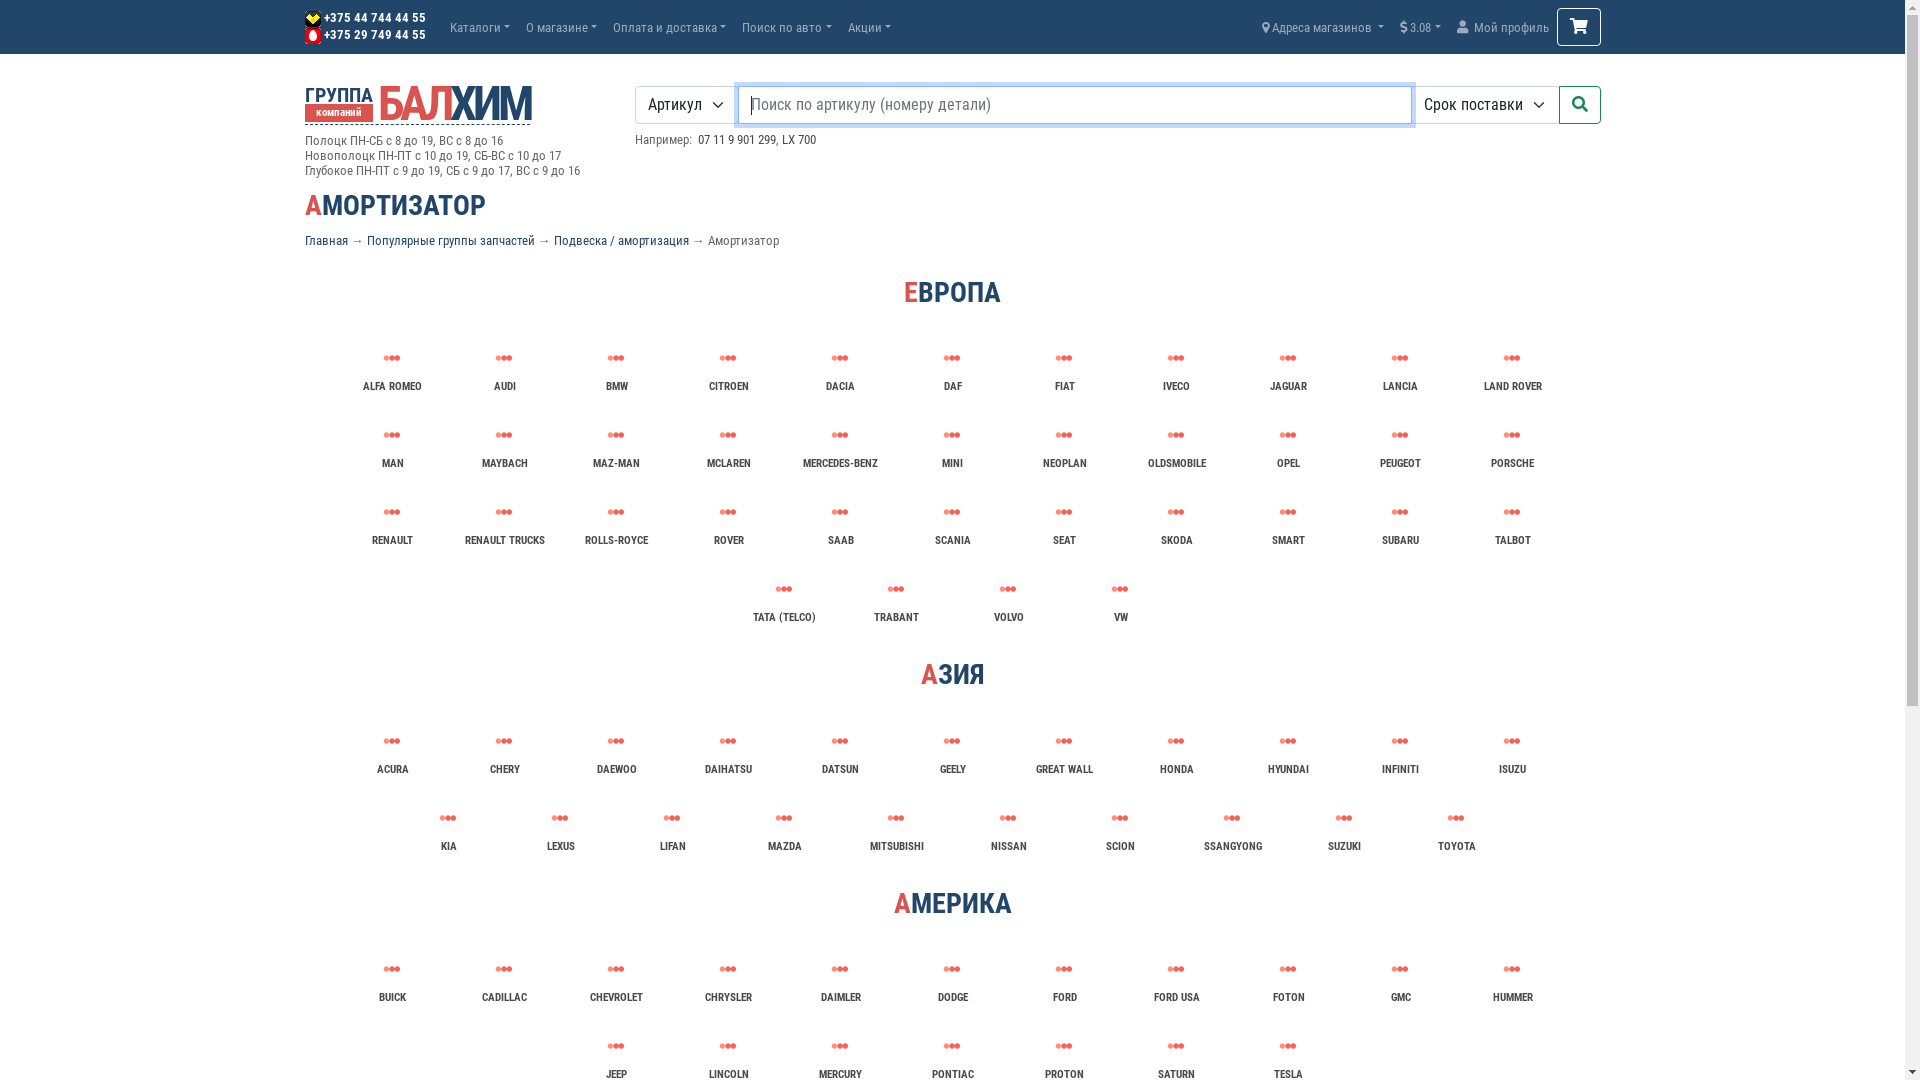 The height and width of the screenshot is (1080, 1920). I want to click on 'IVECO', so click(1176, 357).